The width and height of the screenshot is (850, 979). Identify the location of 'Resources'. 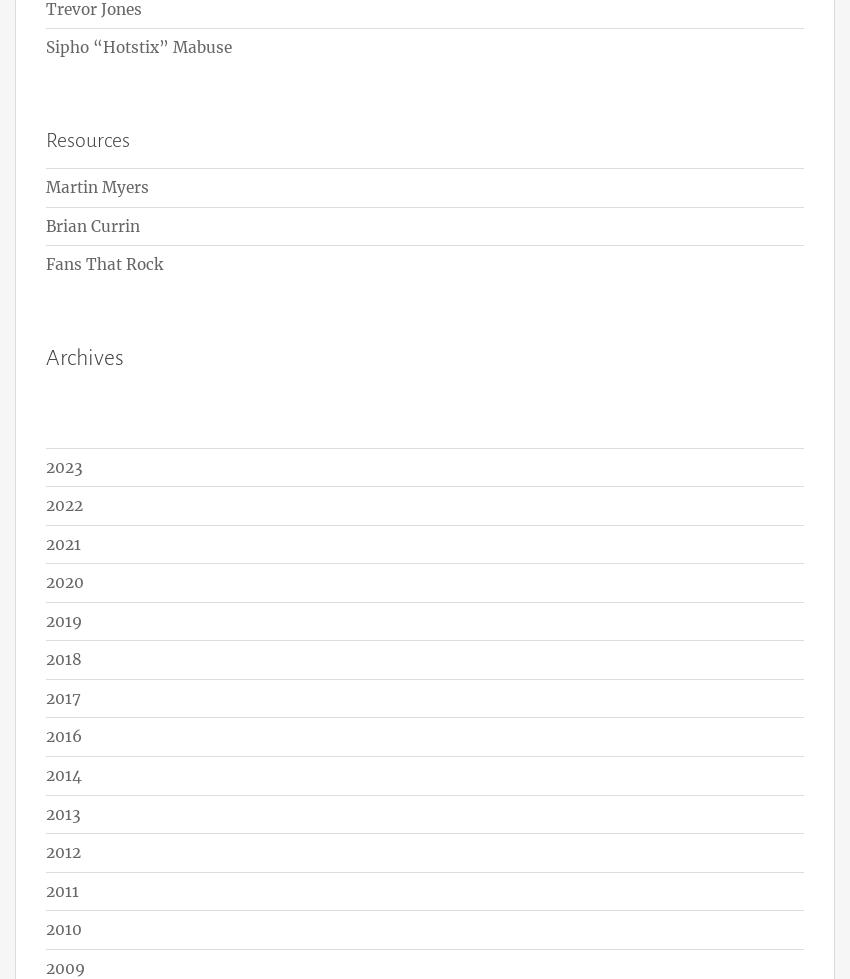
(86, 139).